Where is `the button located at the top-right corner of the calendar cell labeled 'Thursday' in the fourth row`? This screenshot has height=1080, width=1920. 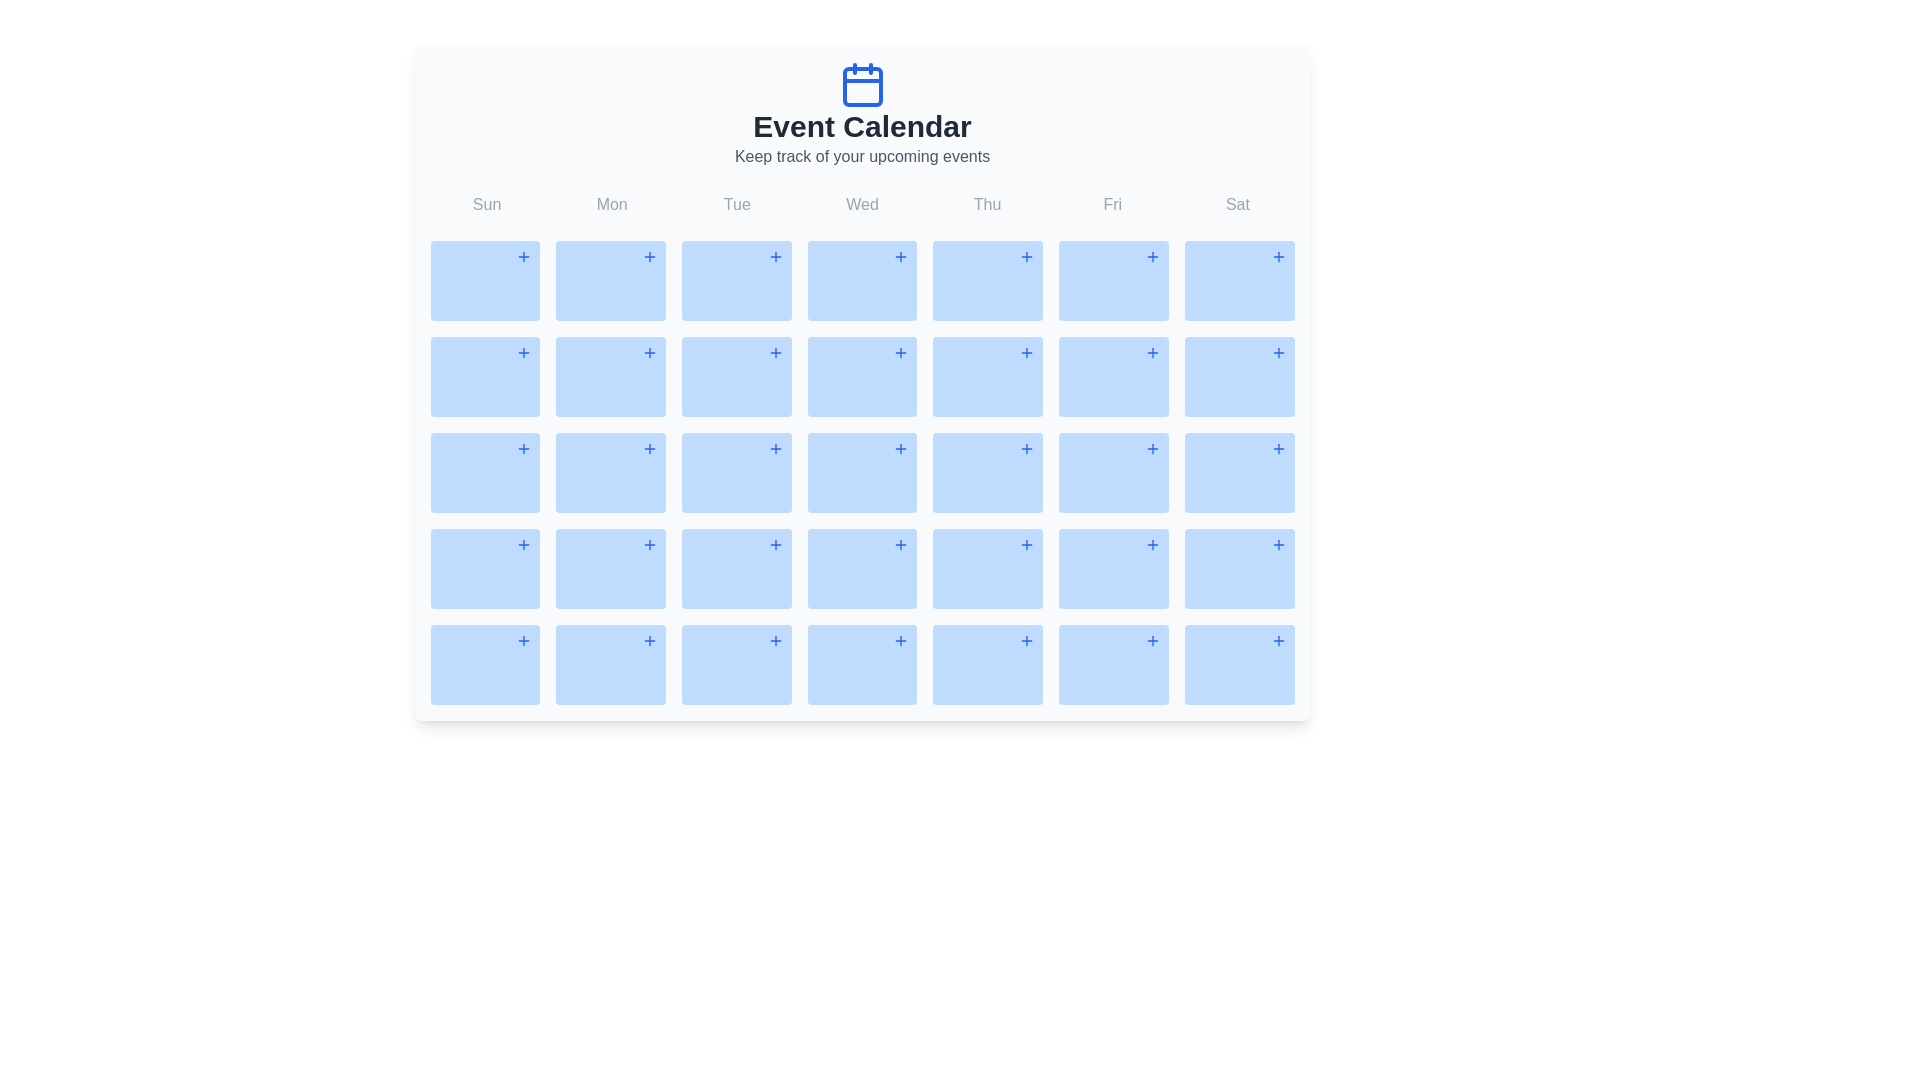
the button located at the top-right corner of the calendar cell labeled 'Thursday' in the fourth row is located at coordinates (1027, 352).